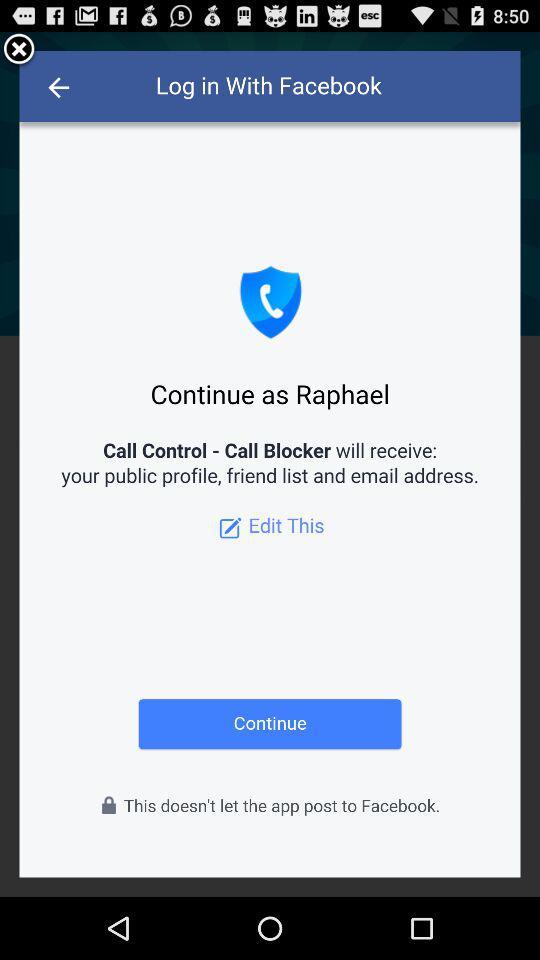 The width and height of the screenshot is (540, 960). What do you see at coordinates (270, 464) in the screenshot?
I see `the icon at the center` at bounding box center [270, 464].